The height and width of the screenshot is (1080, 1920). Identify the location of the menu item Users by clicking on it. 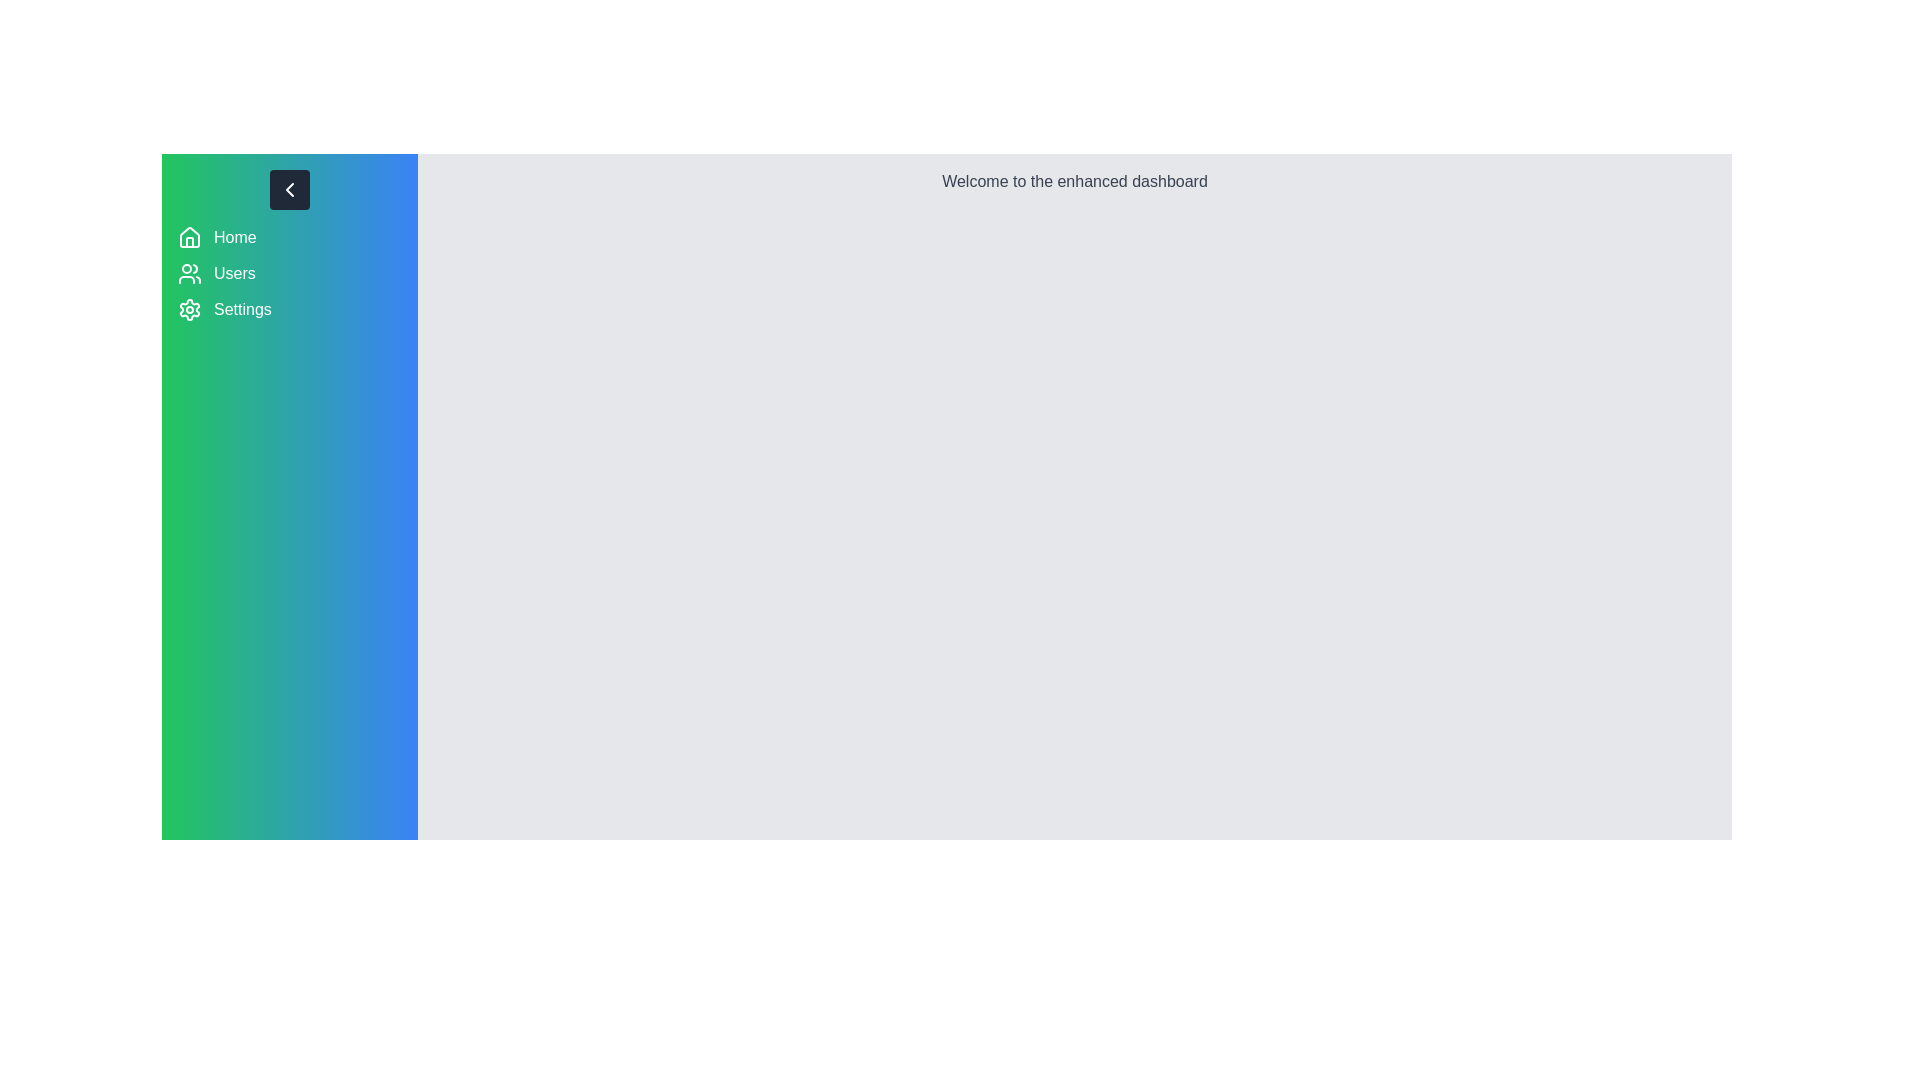
(288, 273).